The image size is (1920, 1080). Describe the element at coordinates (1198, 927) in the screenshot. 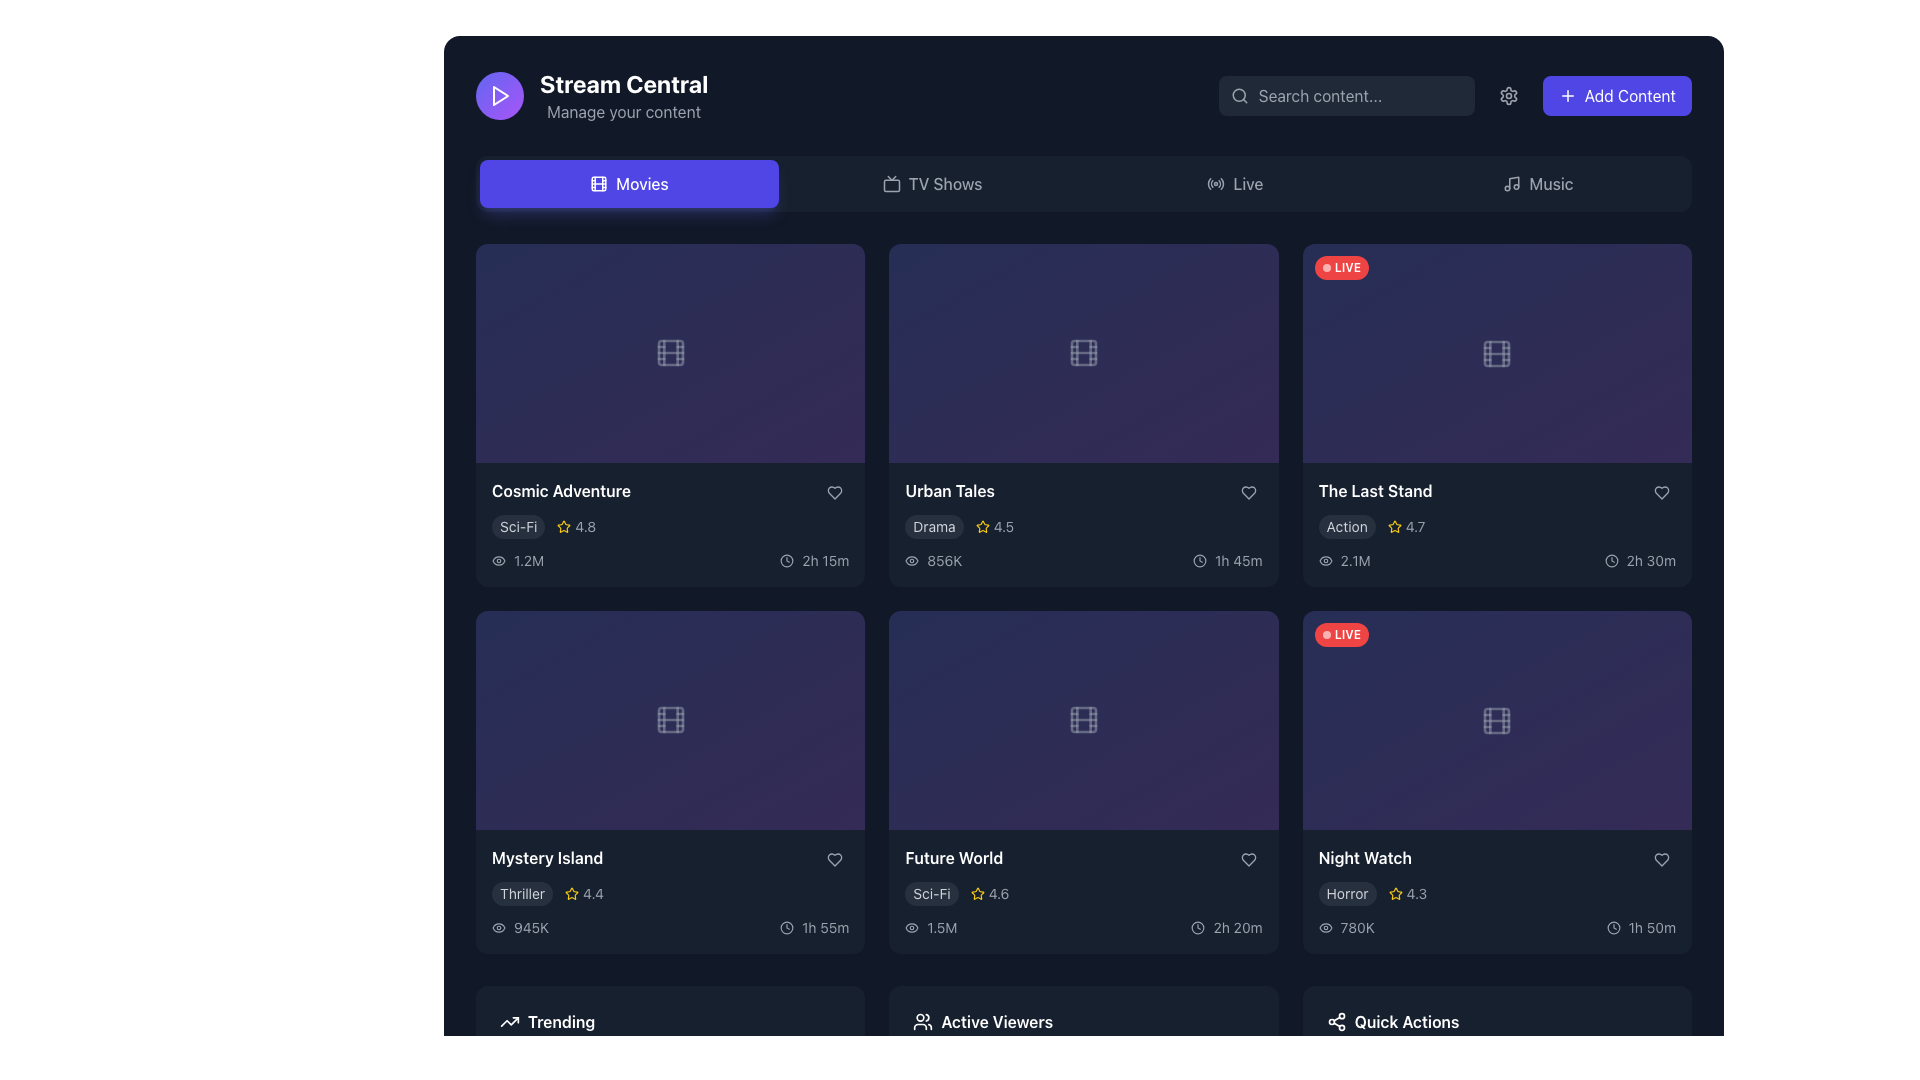

I see `the small circular clock icon with a black outline positioned next to the text '2h 20m' in the movie card for 'Future World'` at that location.